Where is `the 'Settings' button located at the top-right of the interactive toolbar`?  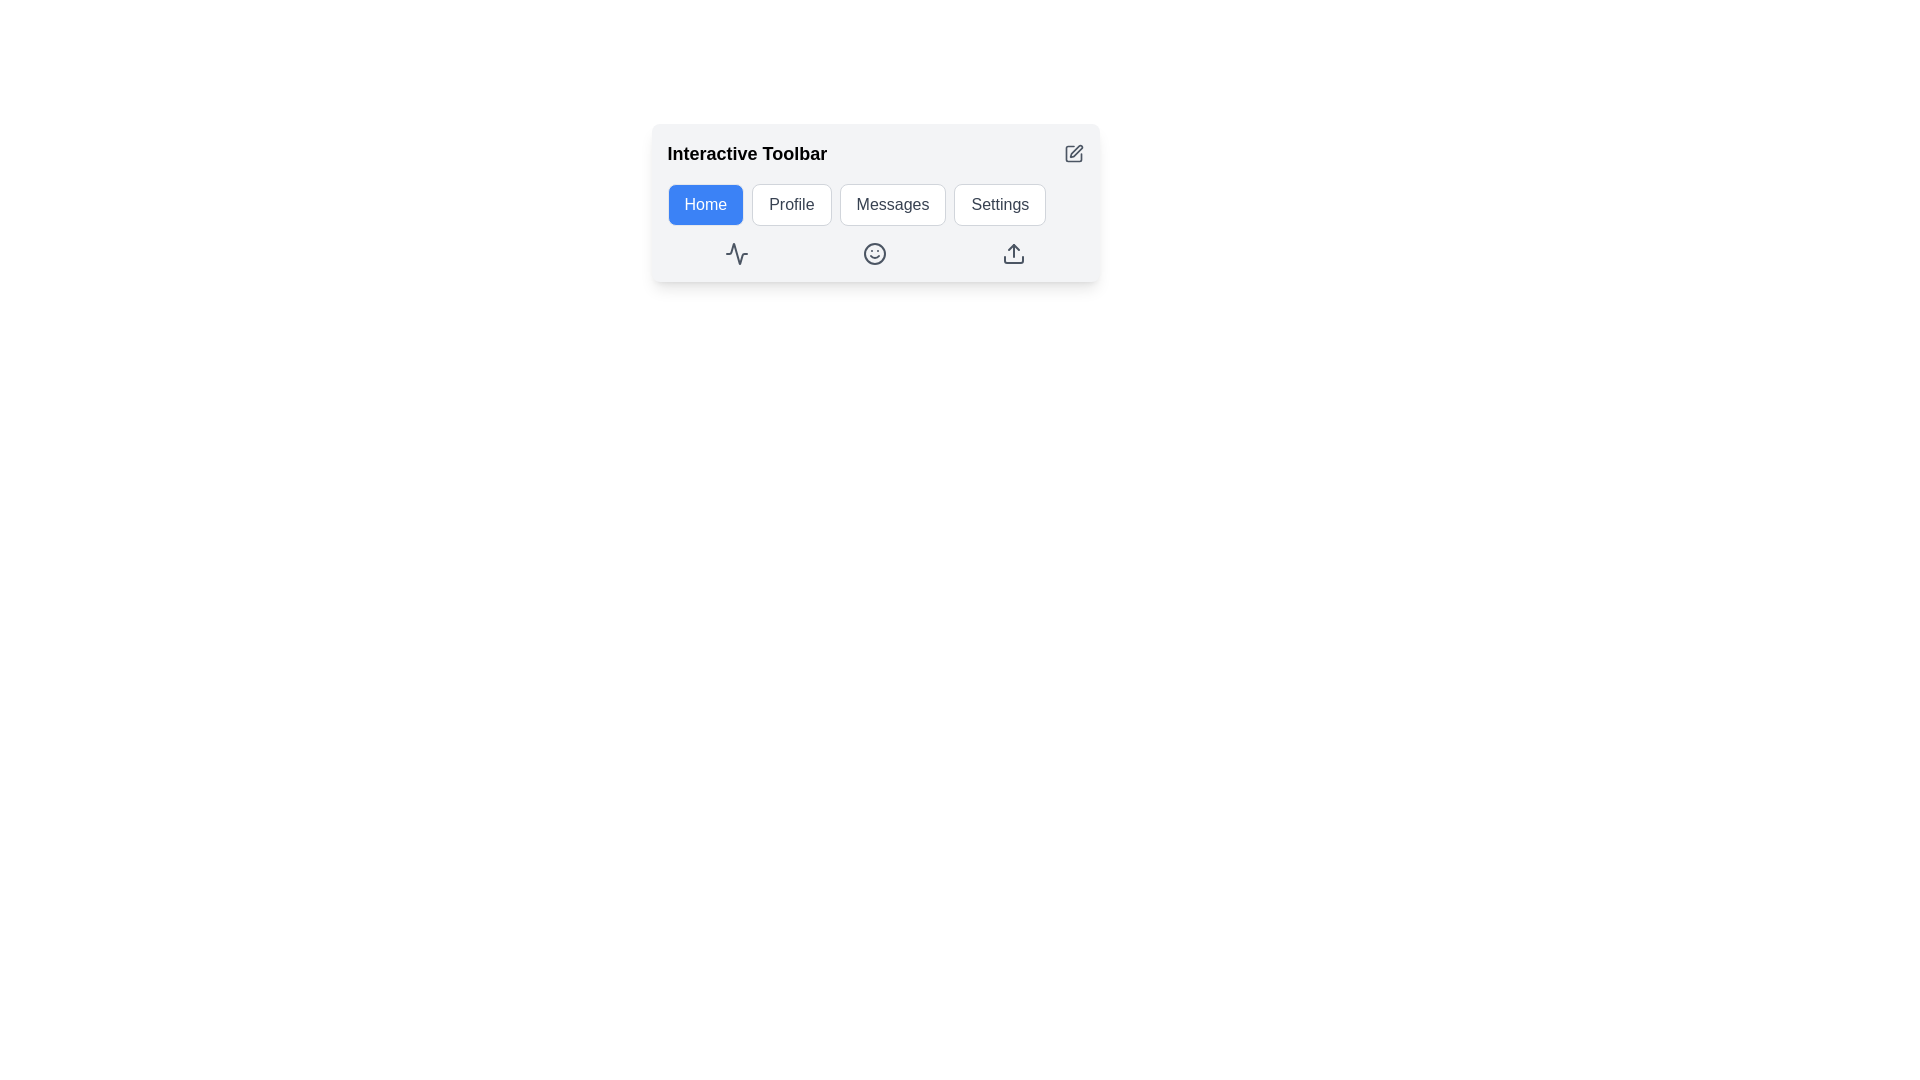
the 'Settings' button located at the top-right of the interactive toolbar is located at coordinates (999, 204).